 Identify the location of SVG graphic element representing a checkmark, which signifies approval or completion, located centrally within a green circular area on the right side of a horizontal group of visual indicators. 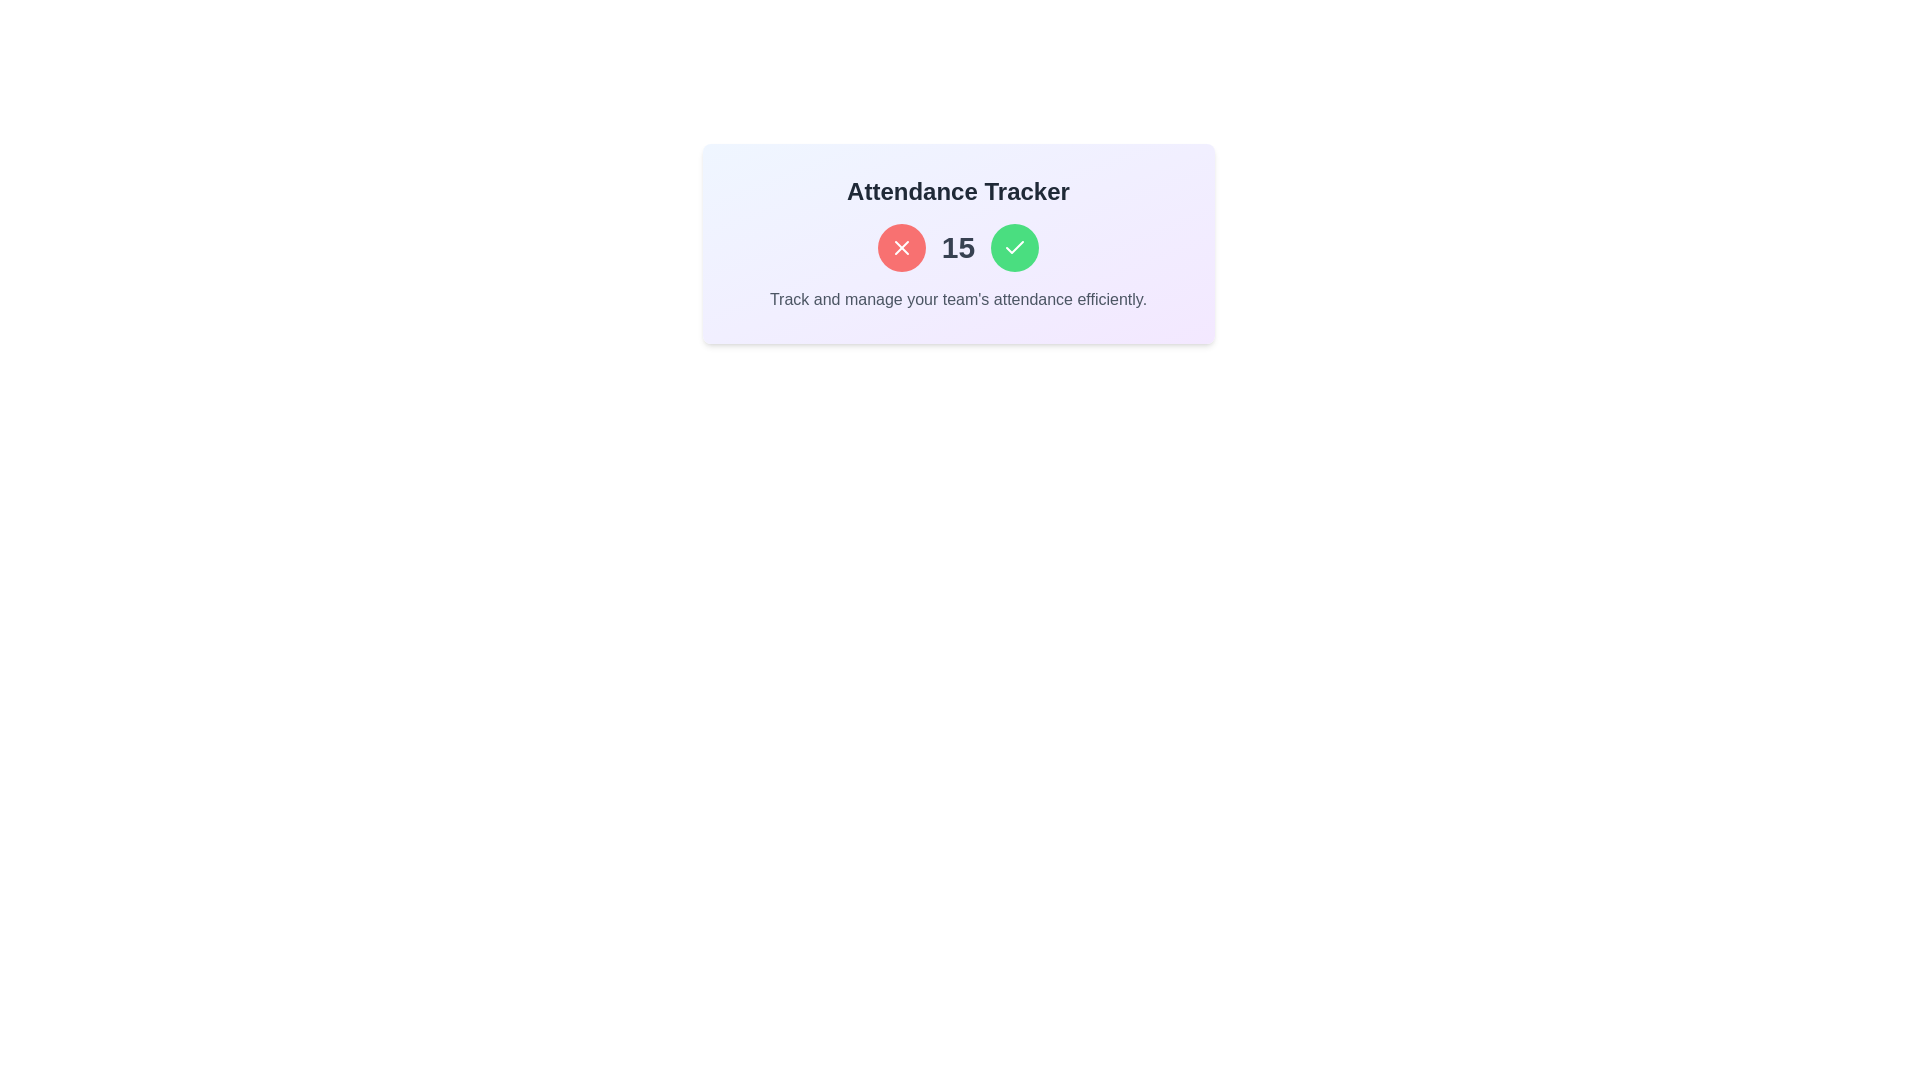
(1015, 246).